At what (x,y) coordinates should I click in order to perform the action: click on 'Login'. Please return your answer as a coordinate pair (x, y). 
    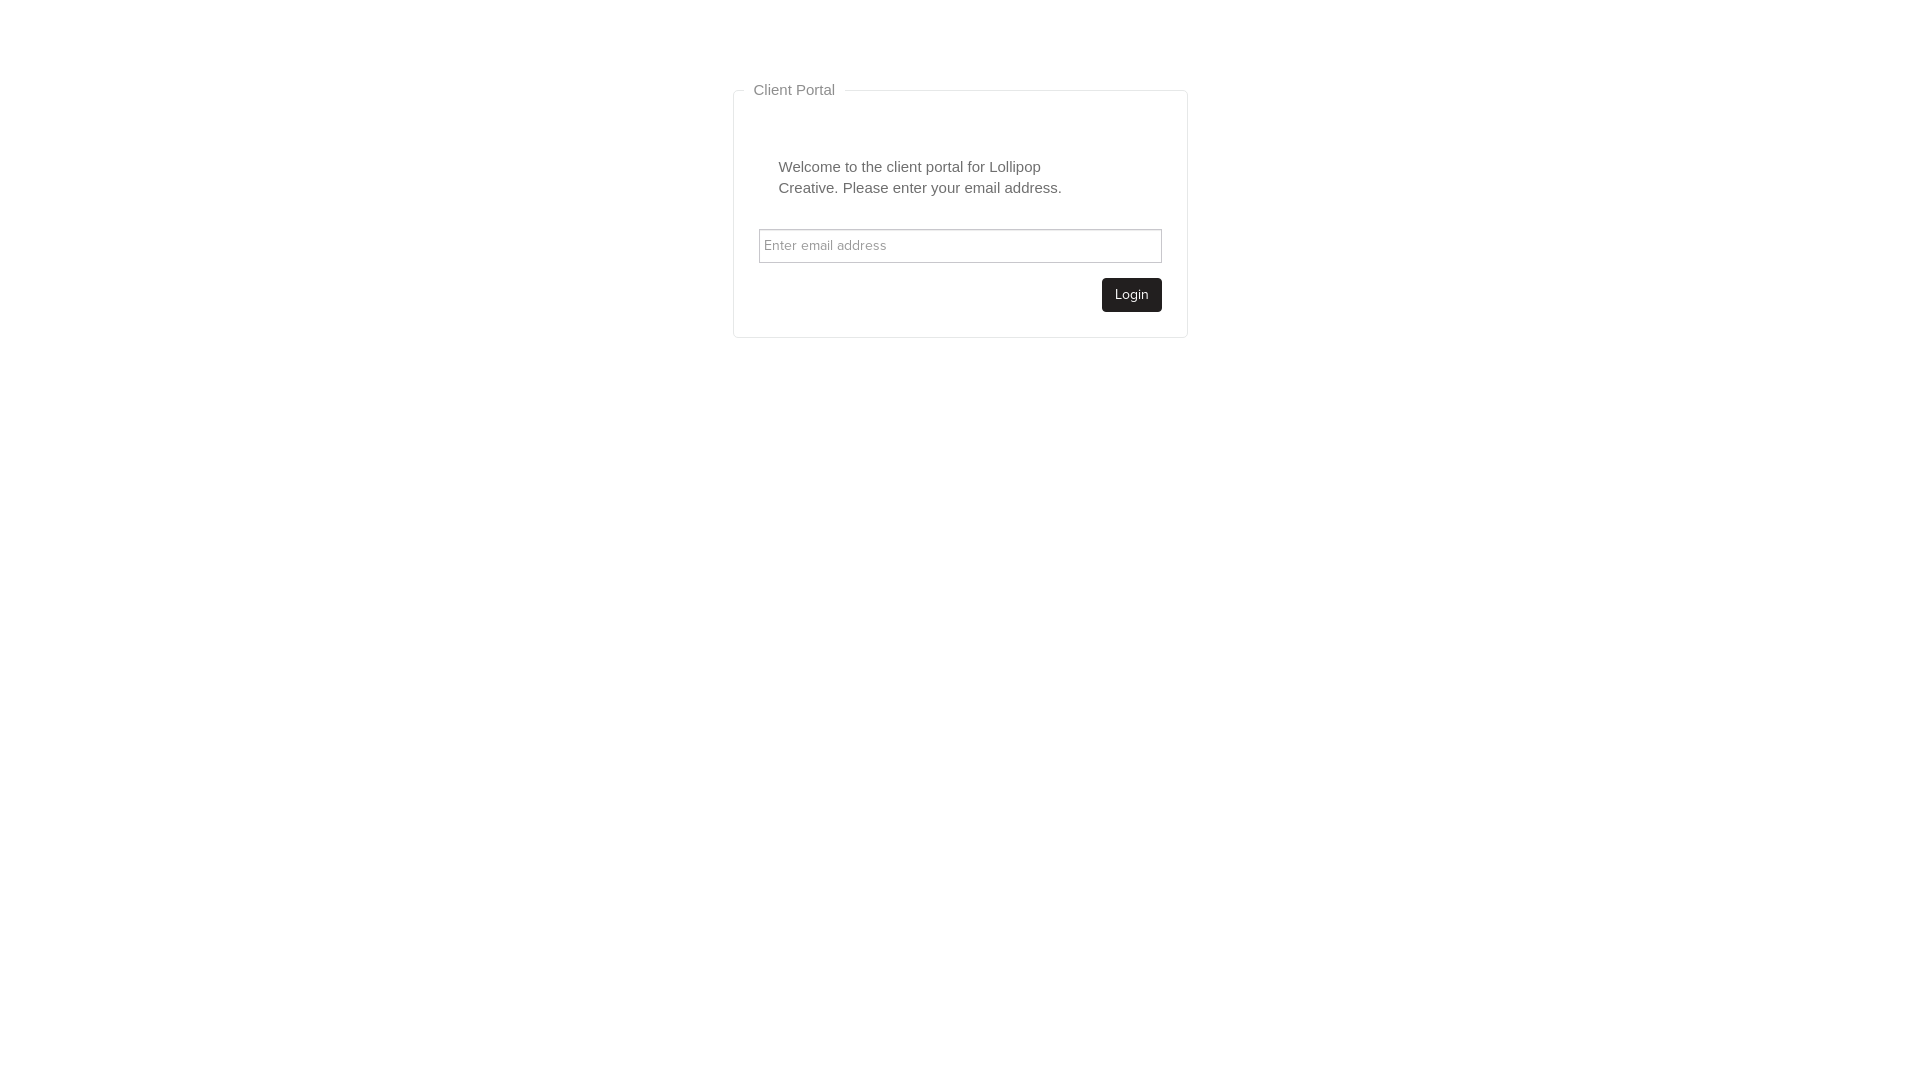
    Looking at the image, I should click on (1132, 294).